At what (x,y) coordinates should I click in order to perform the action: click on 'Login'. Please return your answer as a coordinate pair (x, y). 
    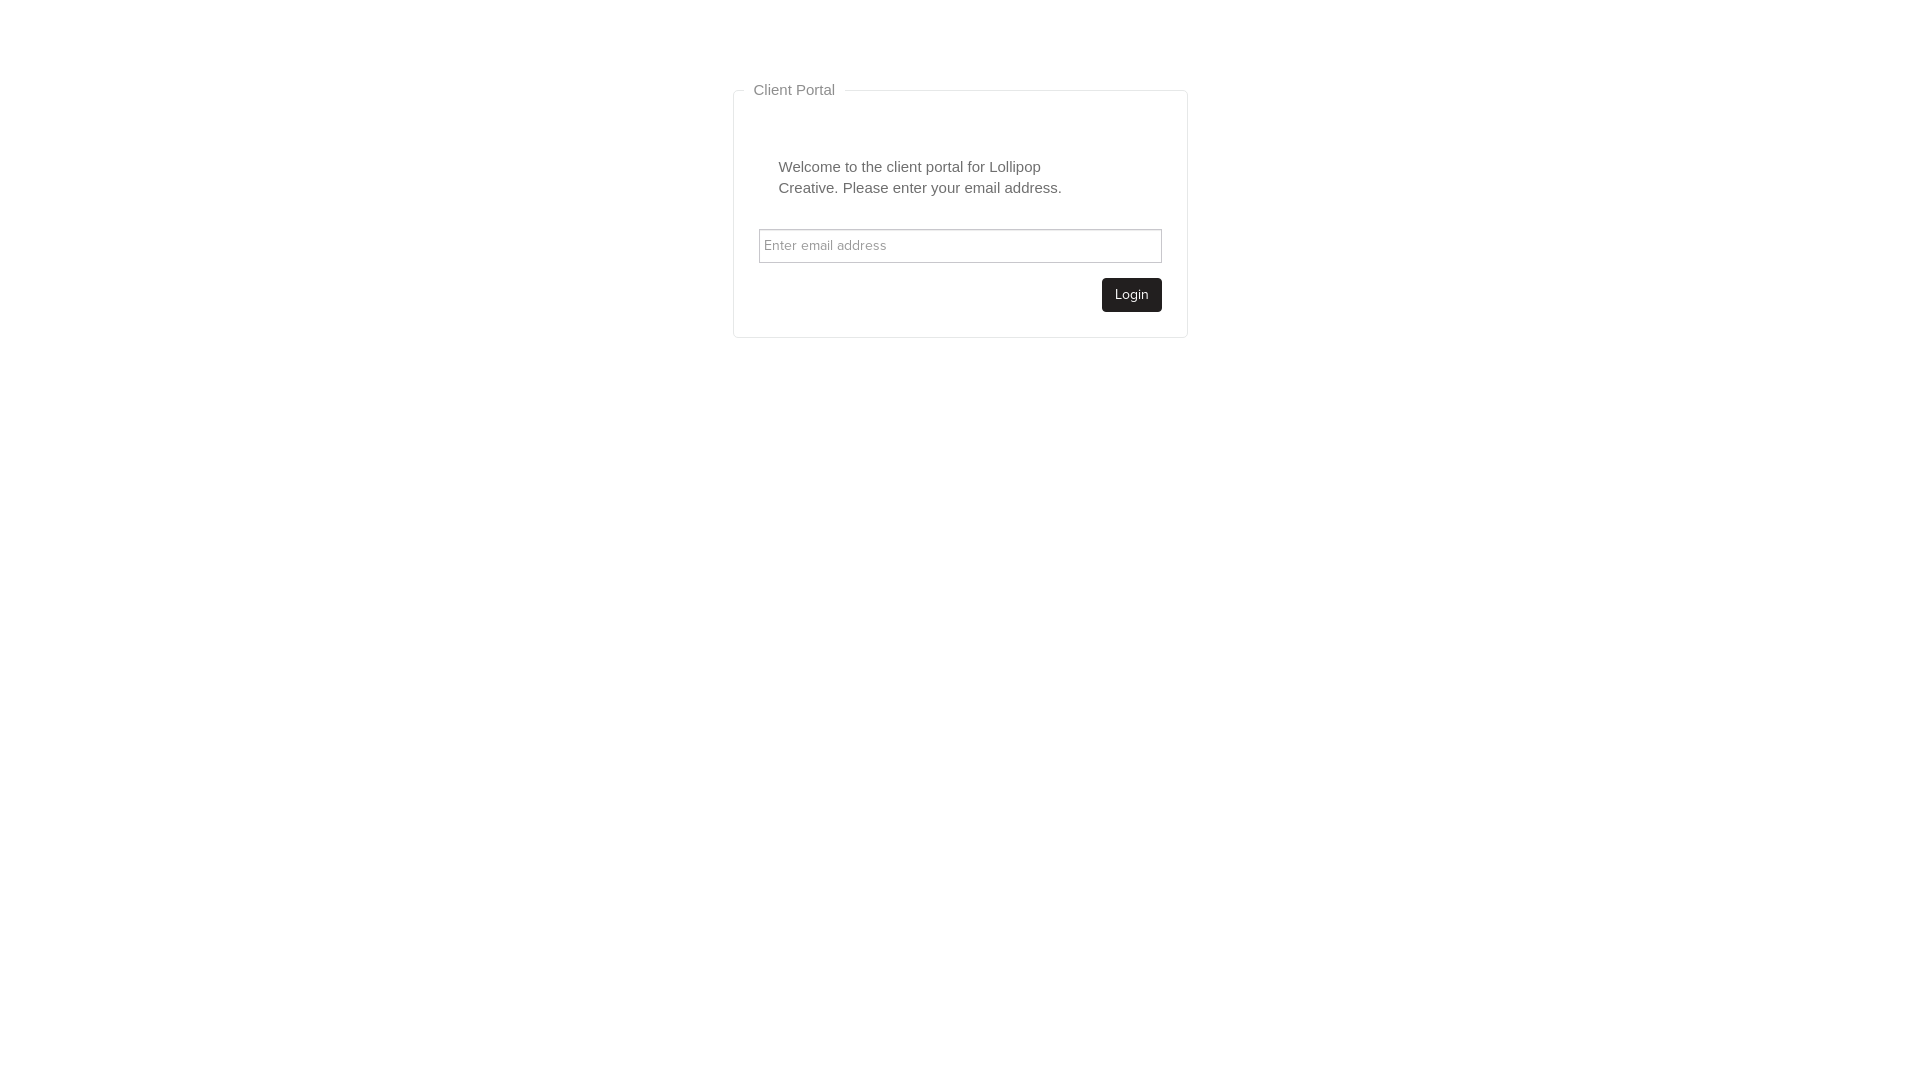
    Looking at the image, I should click on (1132, 294).